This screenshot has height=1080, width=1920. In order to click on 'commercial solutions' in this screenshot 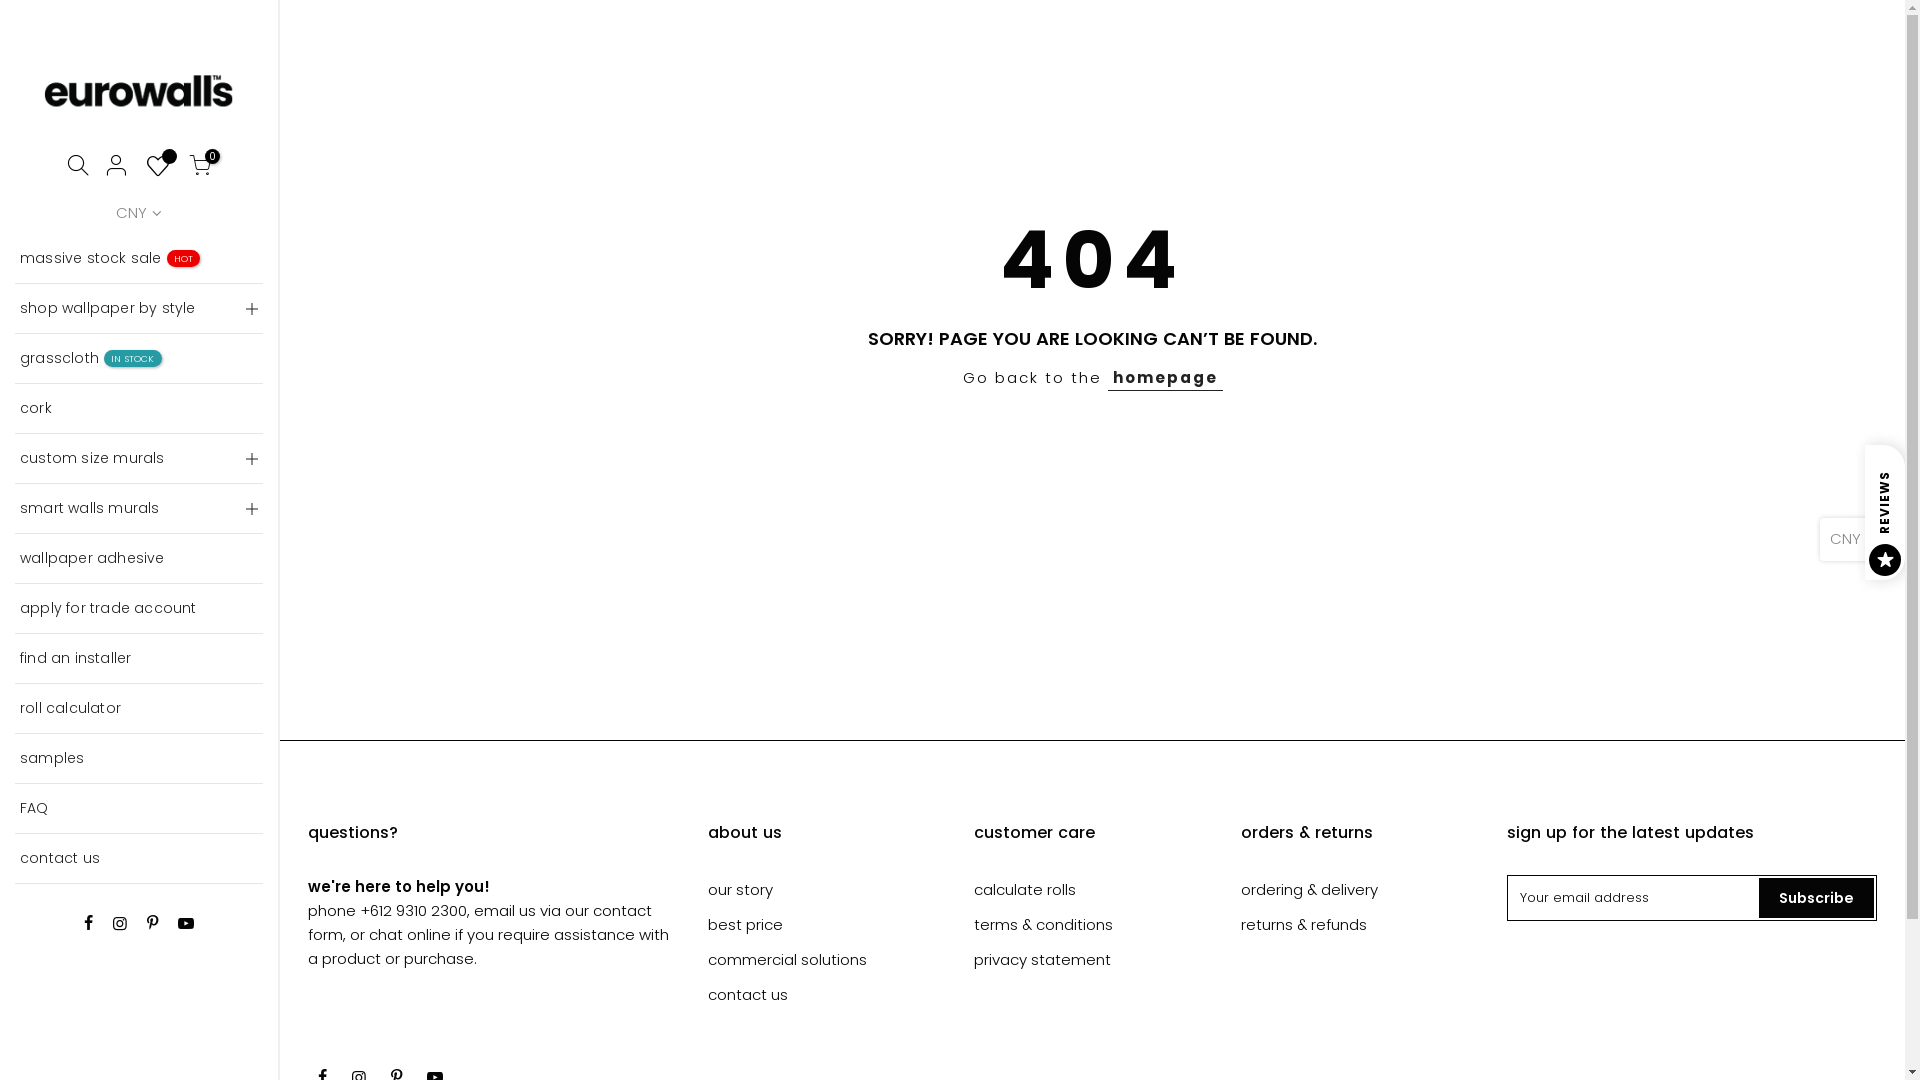, I will do `click(786, 958)`.